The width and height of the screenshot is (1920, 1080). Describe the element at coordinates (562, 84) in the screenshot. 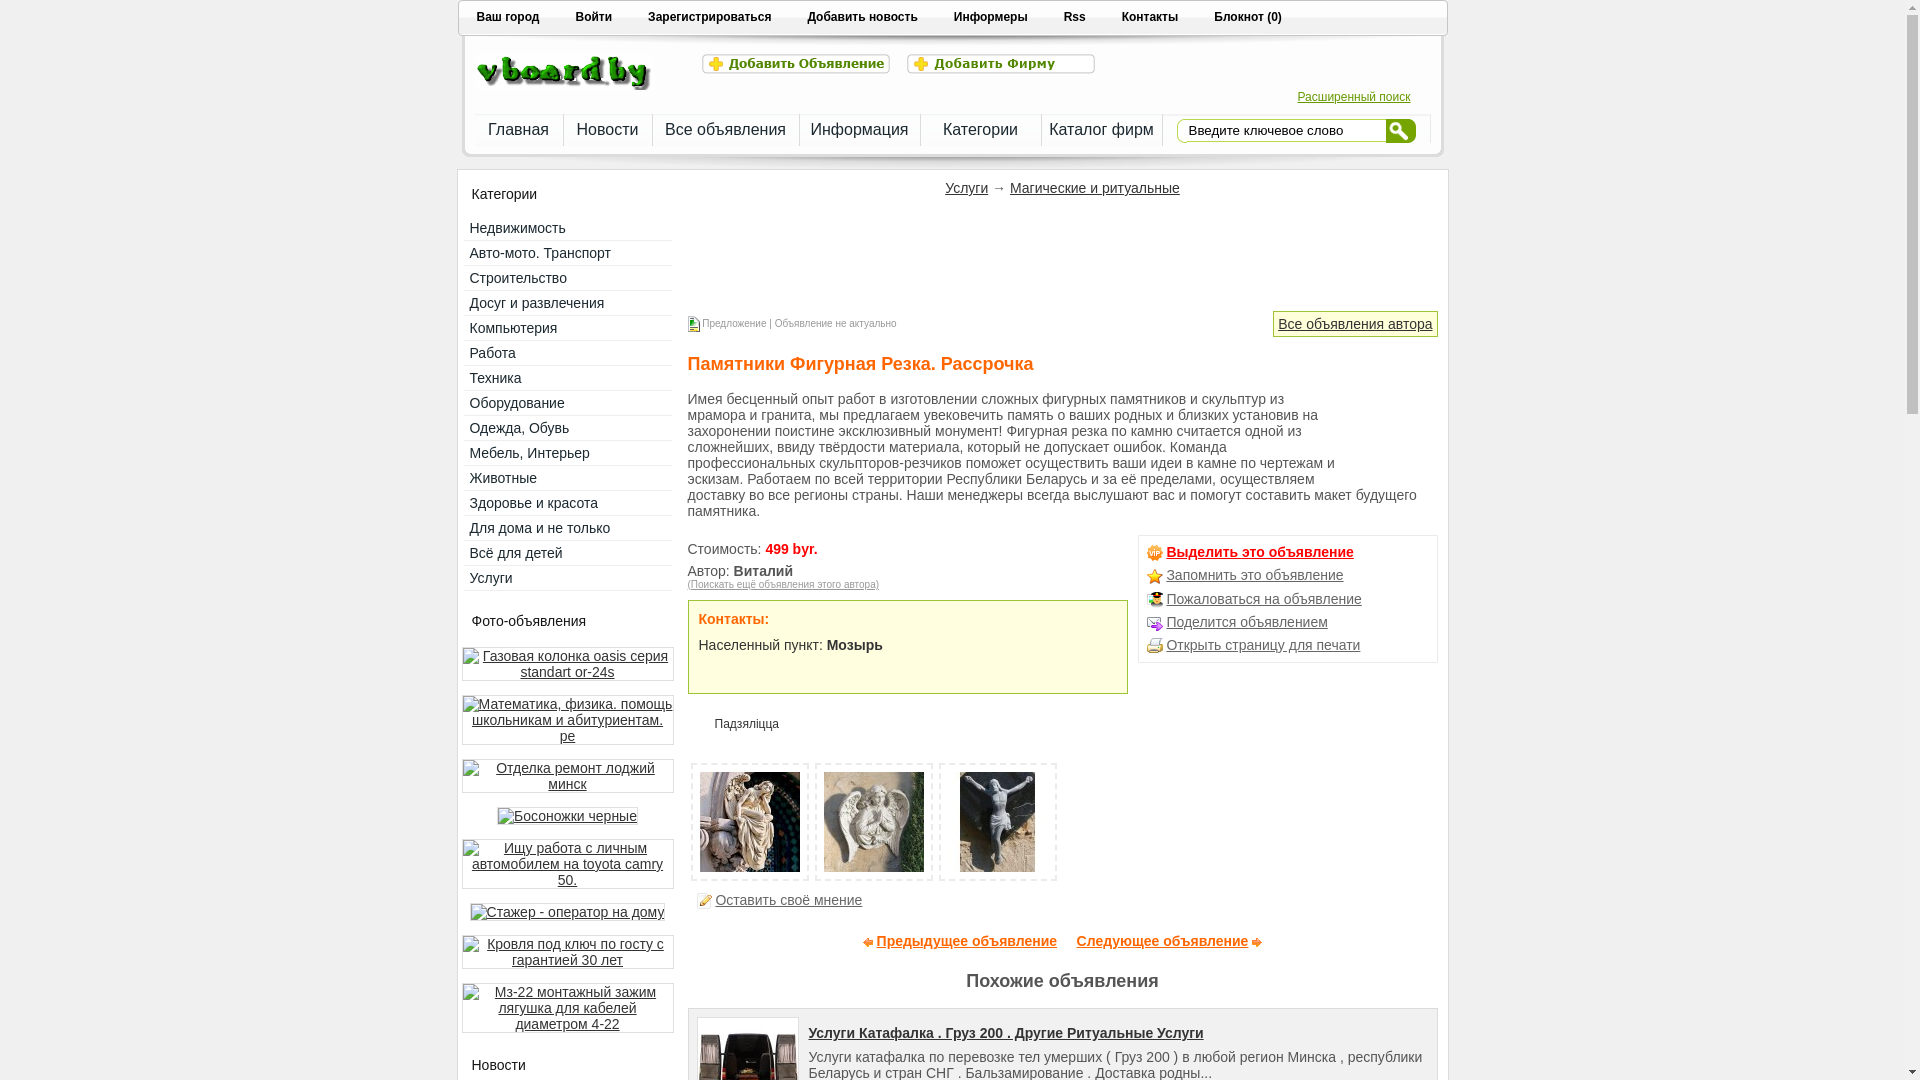

I see `'Jokerboard'` at that location.